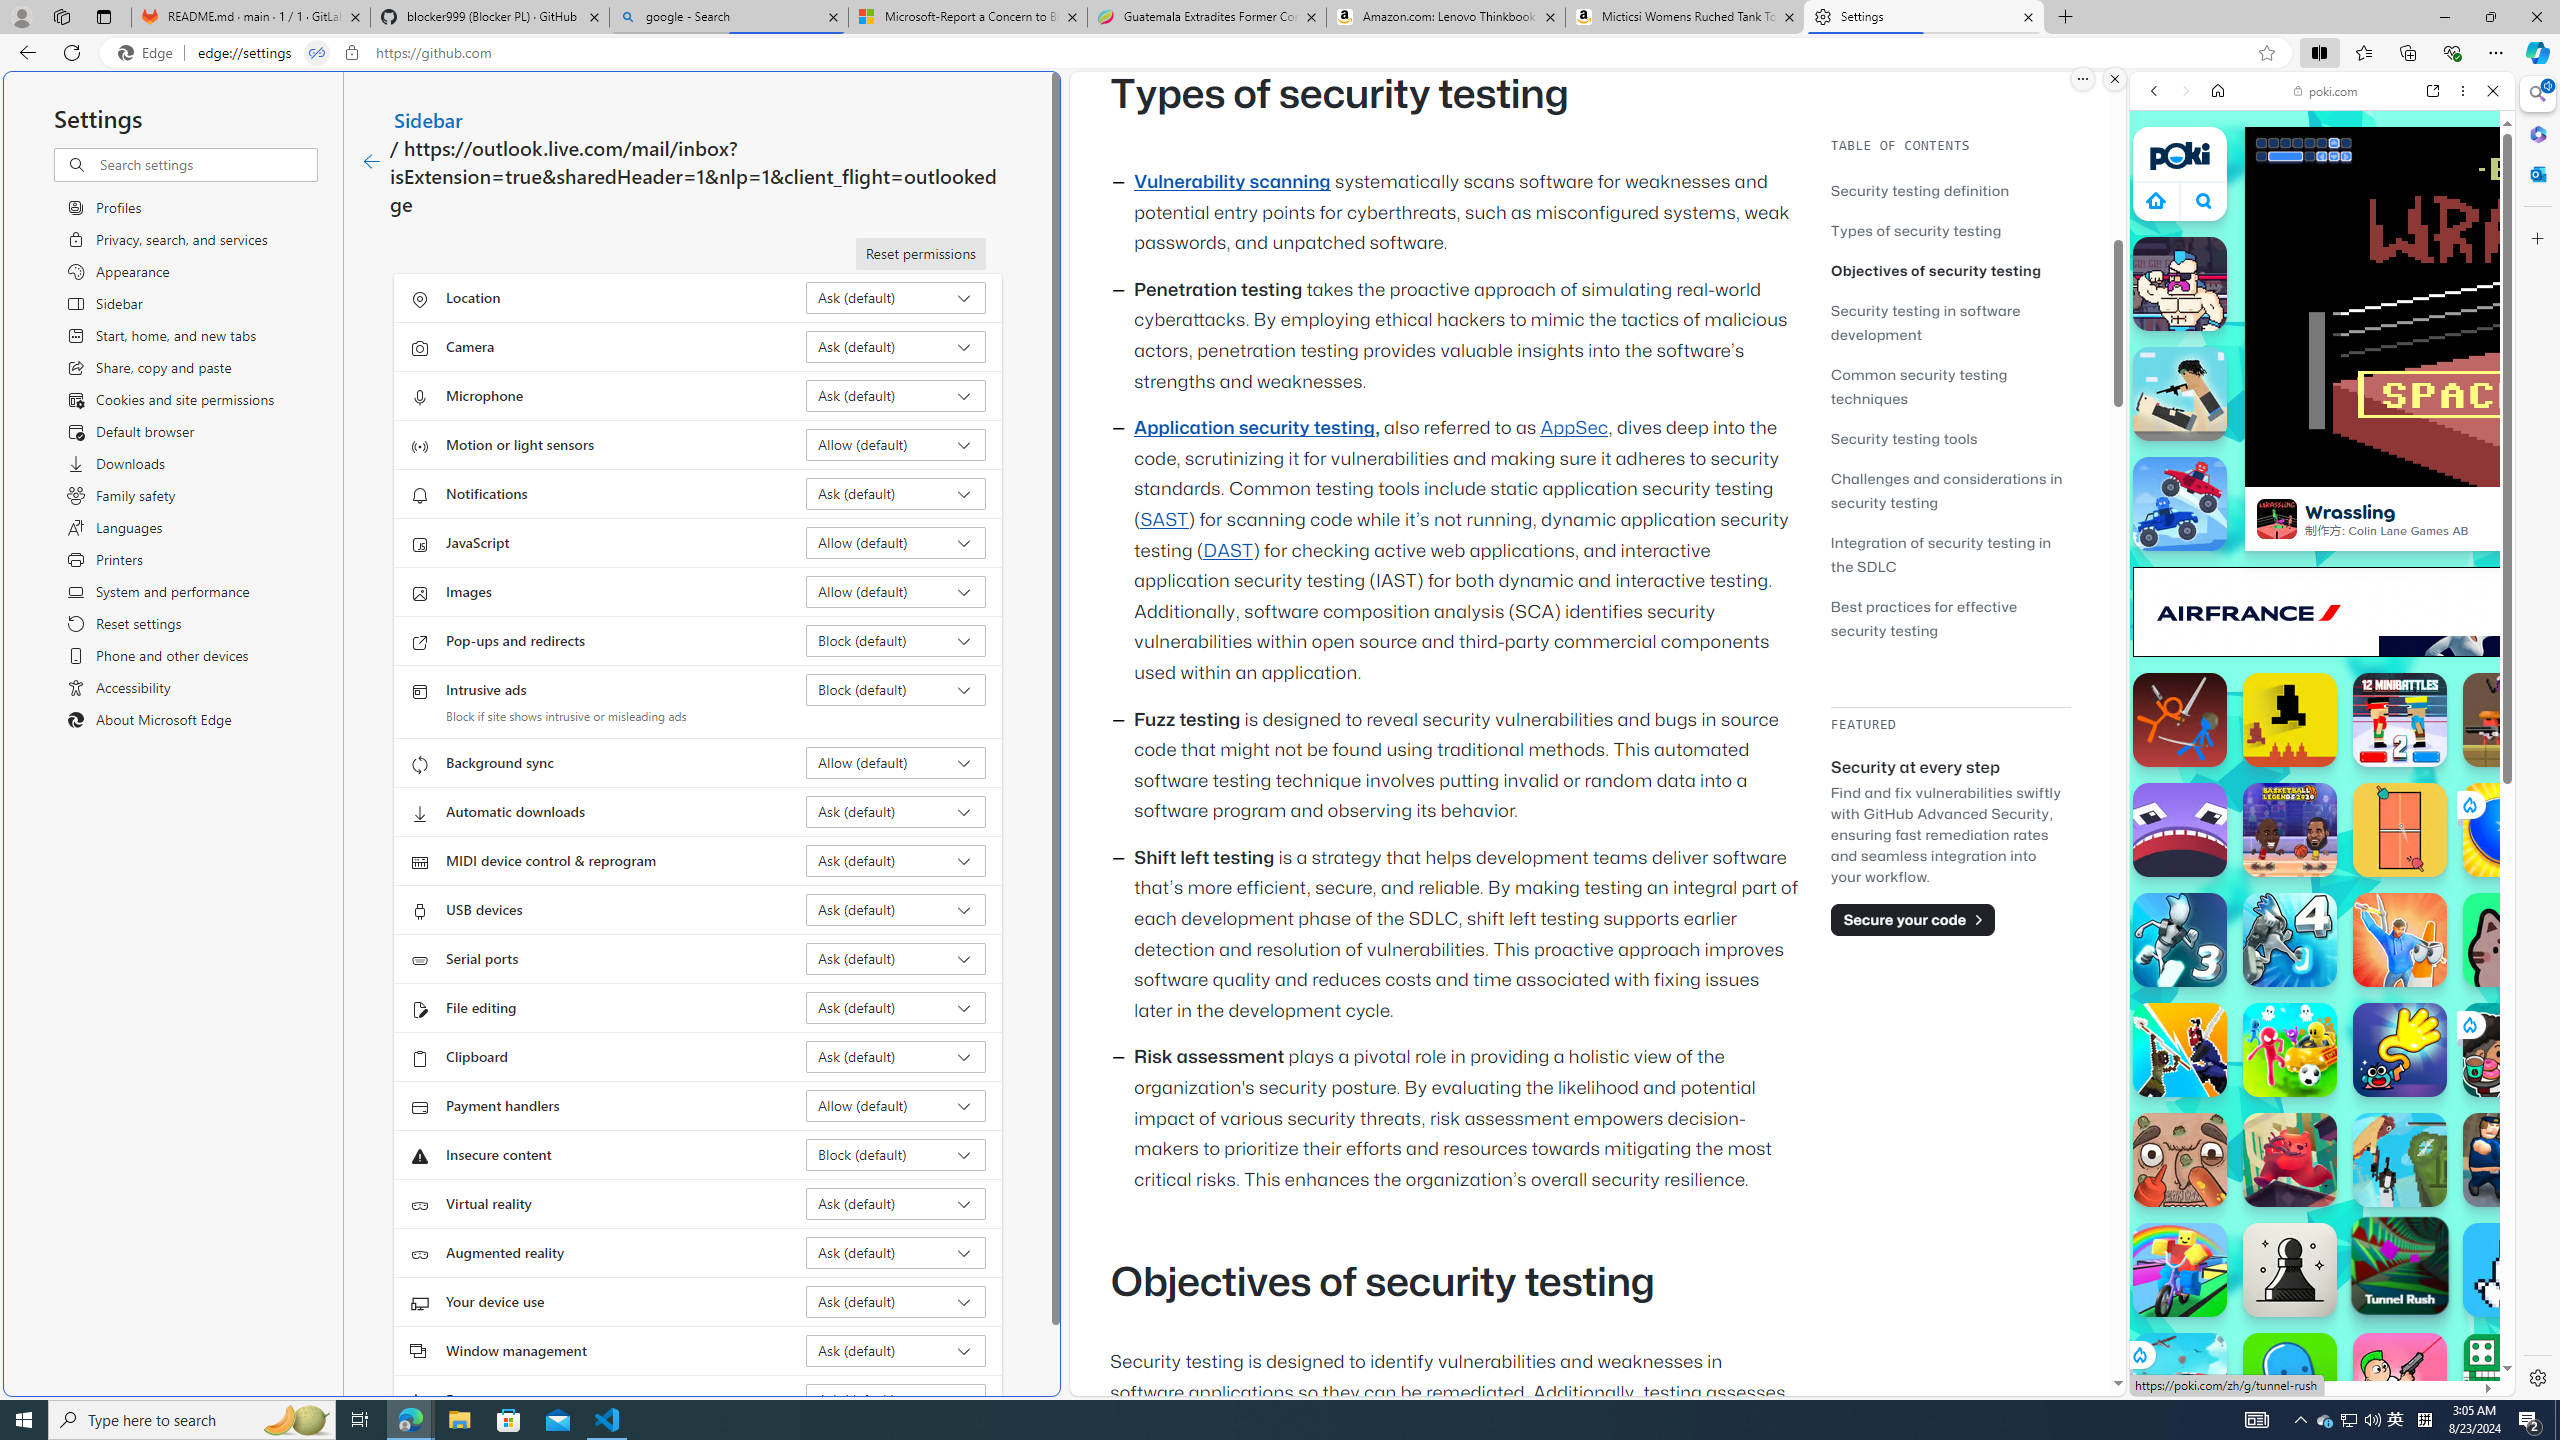 This screenshot has height=1440, width=2560. What do you see at coordinates (2276, 518) in the screenshot?
I see `'Wrassling'` at bounding box center [2276, 518].